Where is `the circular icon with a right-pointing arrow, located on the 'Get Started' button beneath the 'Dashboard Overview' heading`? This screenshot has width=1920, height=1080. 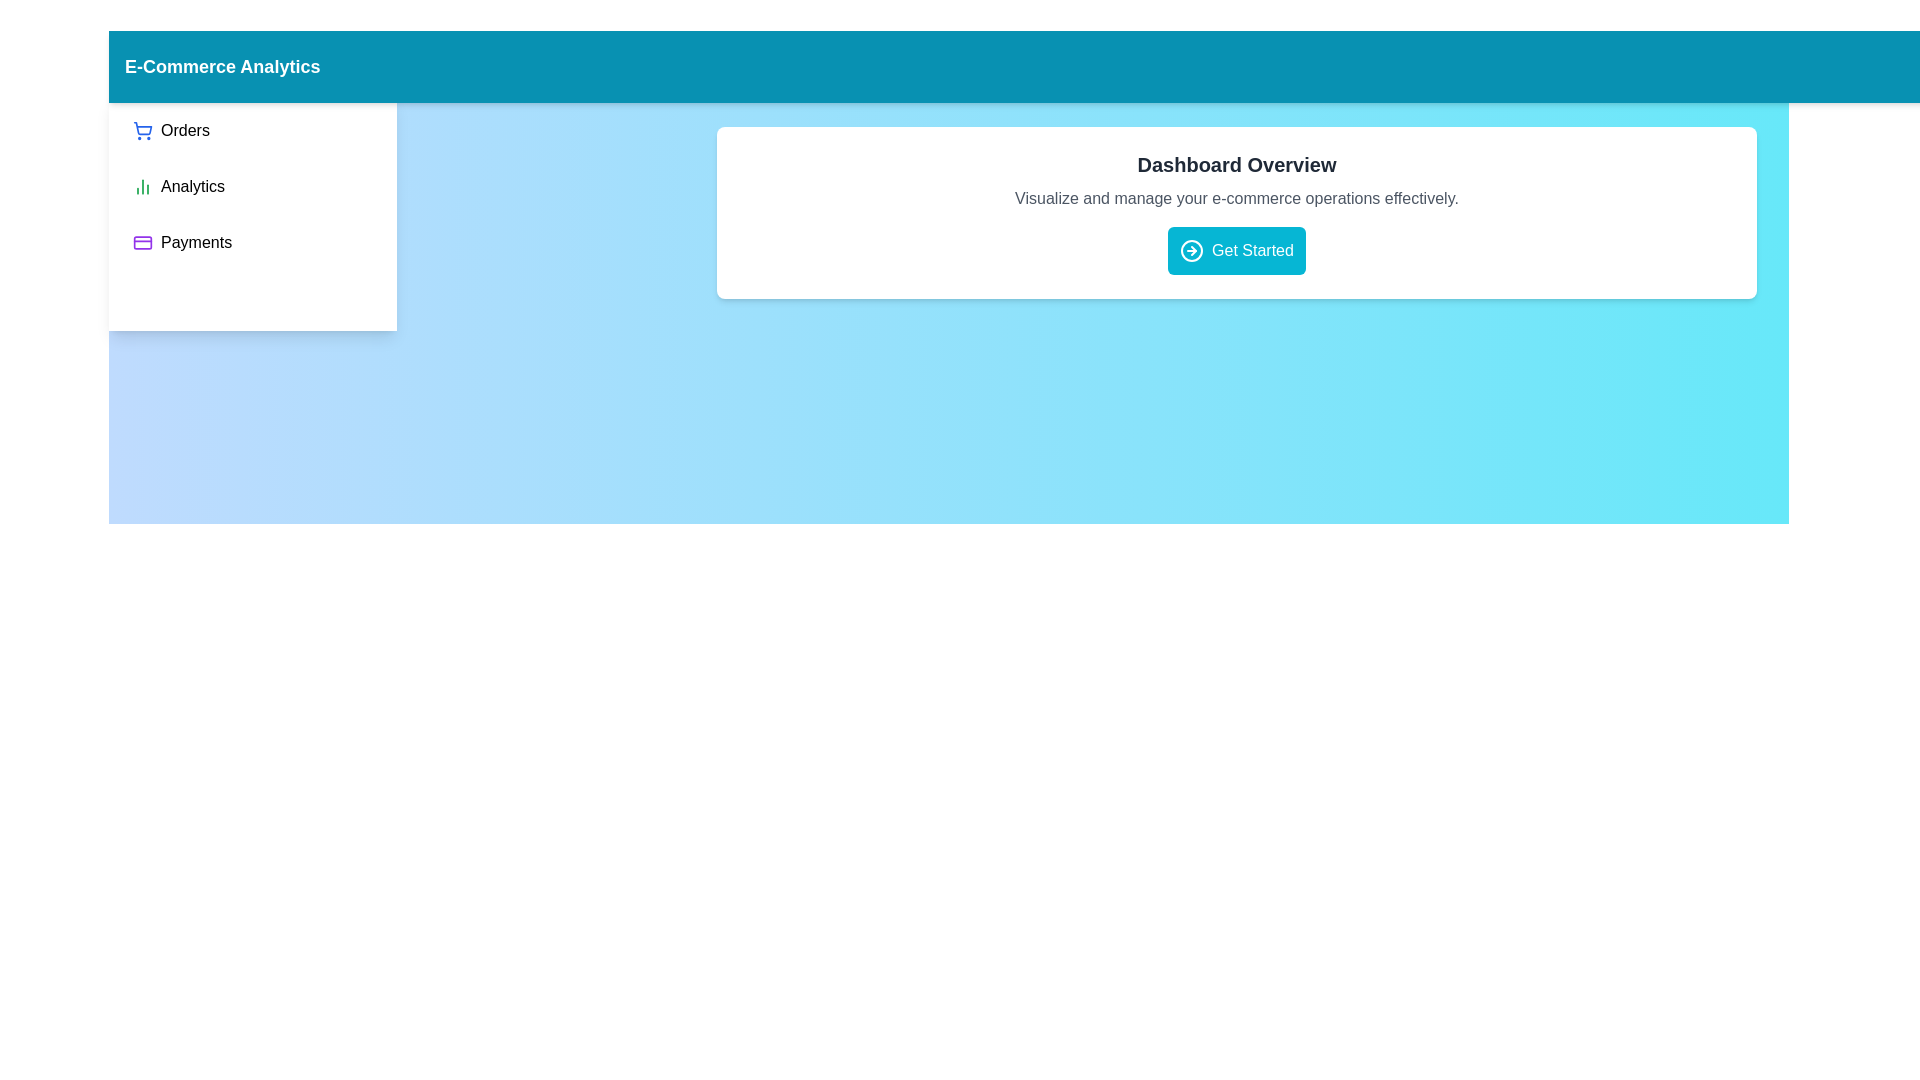
the circular icon with a right-pointing arrow, located on the 'Get Started' button beneath the 'Dashboard Overview' heading is located at coordinates (1192, 249).